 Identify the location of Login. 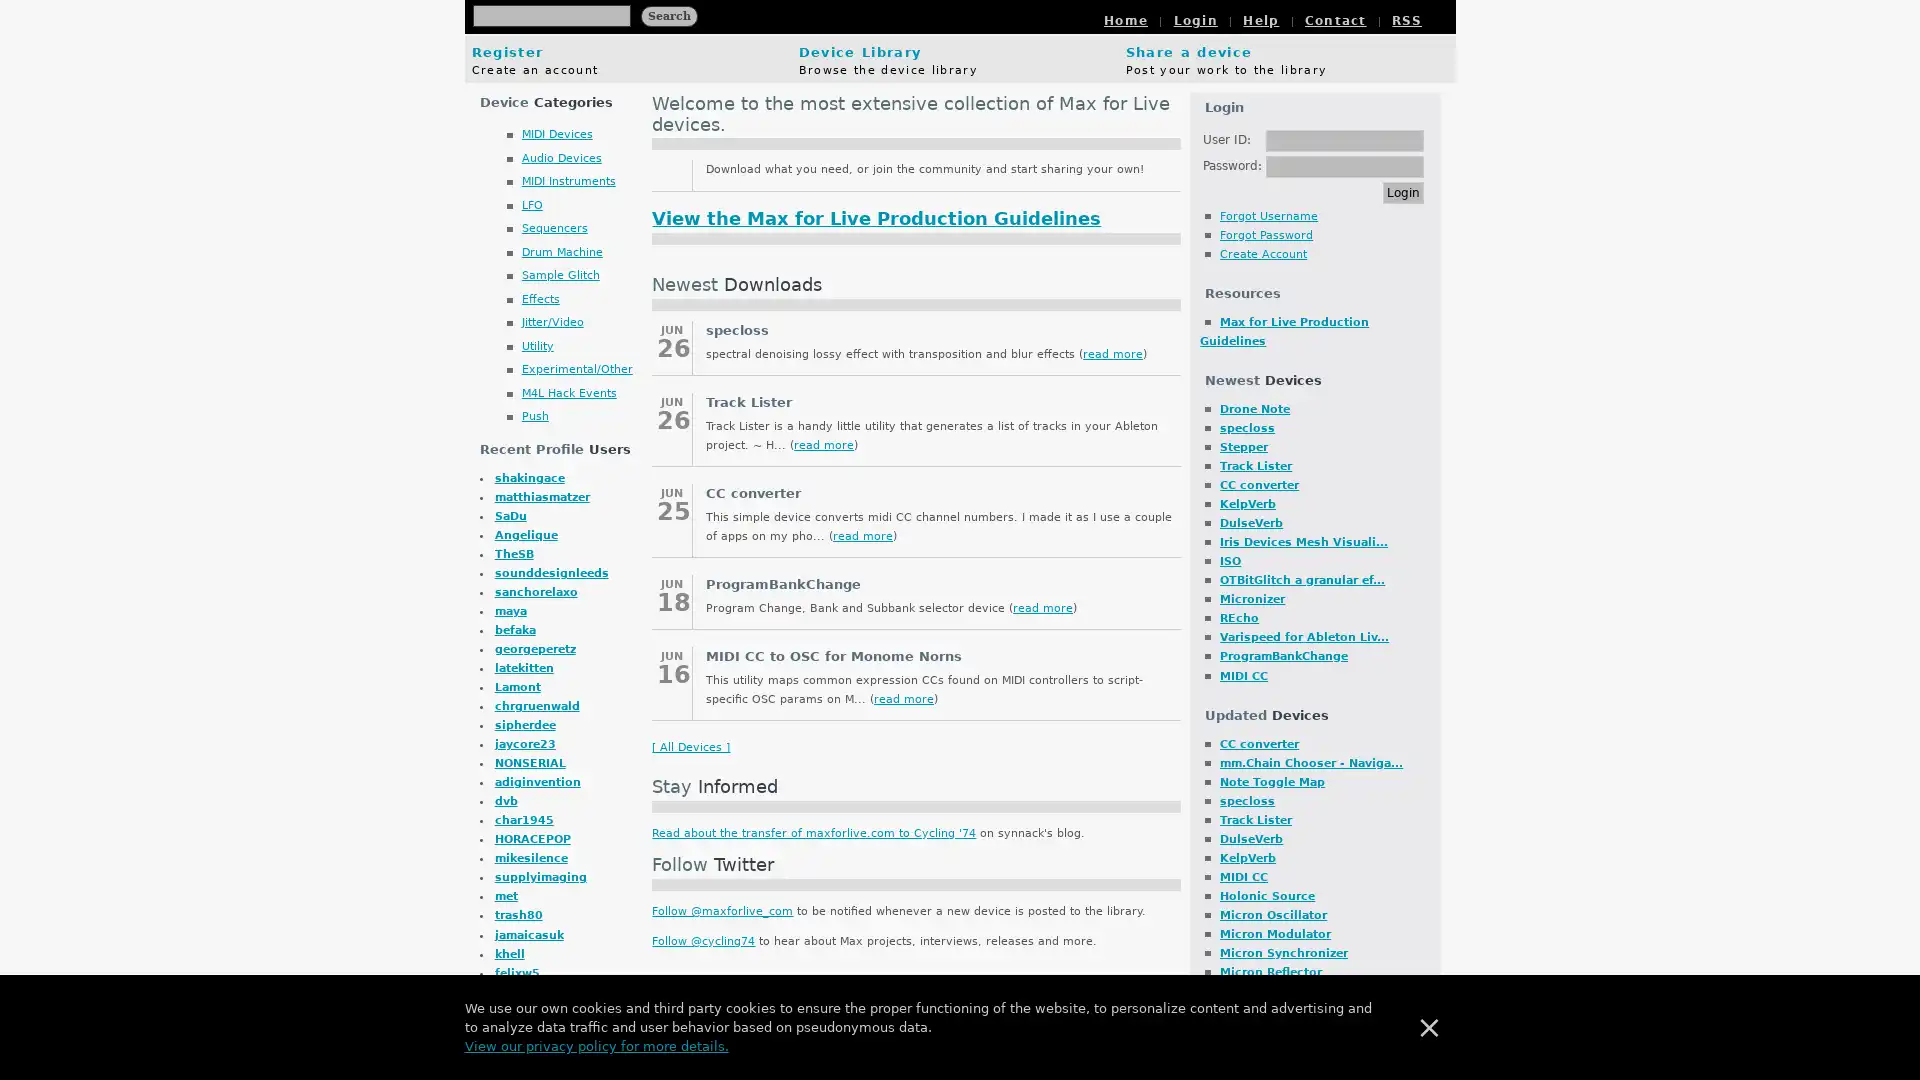
(1402, 192).